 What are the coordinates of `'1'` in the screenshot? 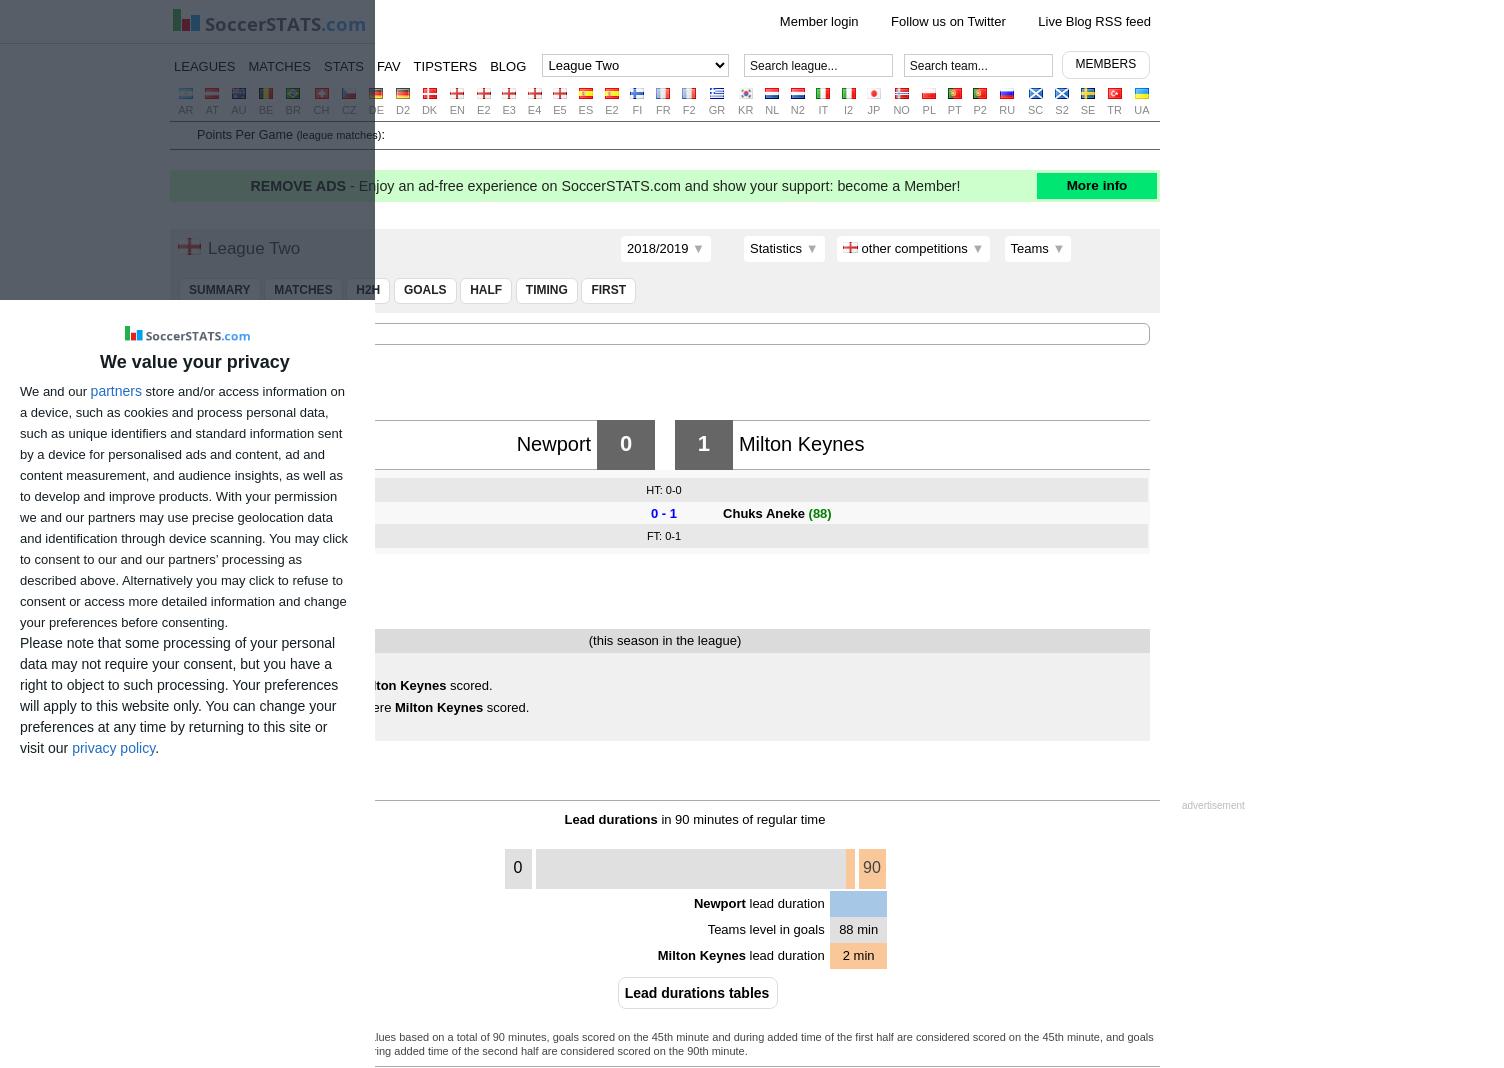 It's located at (701, 443).